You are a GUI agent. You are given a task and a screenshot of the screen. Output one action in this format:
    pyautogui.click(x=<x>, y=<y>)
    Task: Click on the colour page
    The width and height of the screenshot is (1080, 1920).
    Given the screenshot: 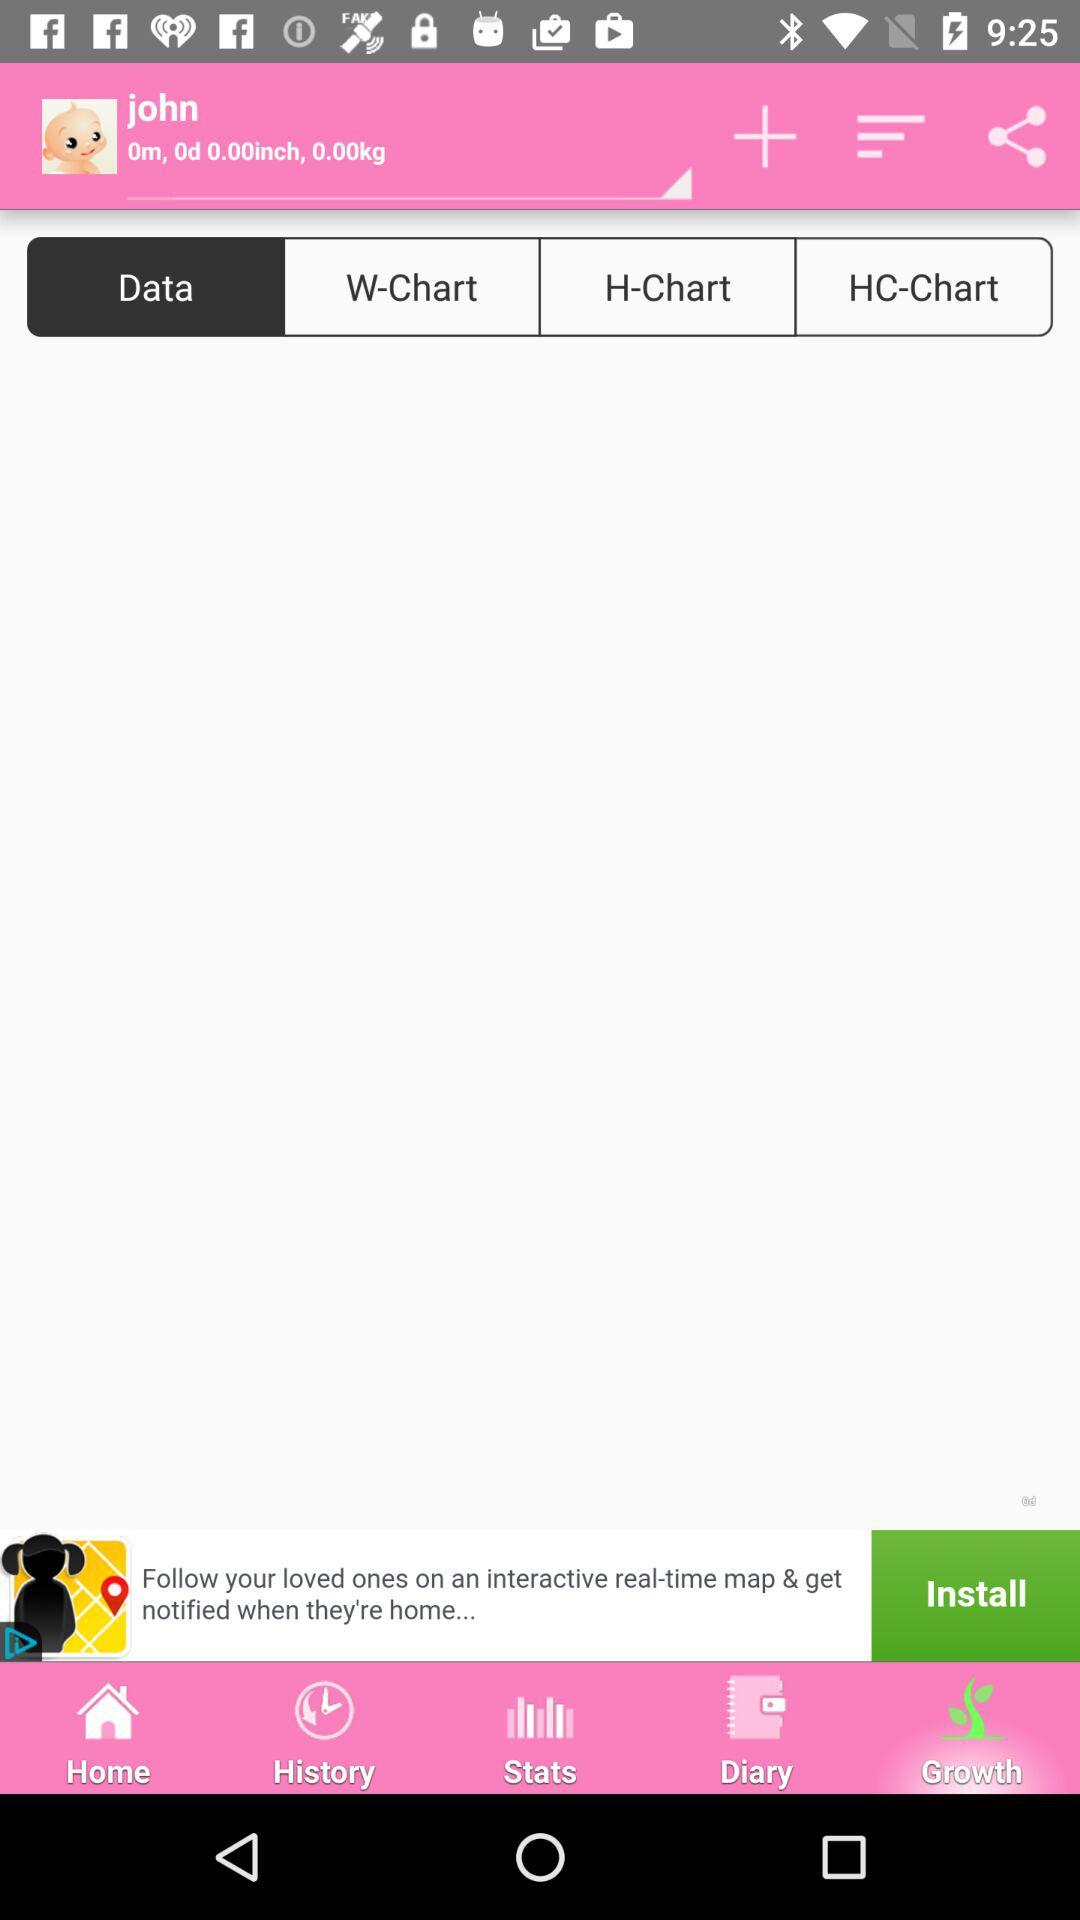 What is the action you would take?
    pyautogui.click(x=540, y=945)
    